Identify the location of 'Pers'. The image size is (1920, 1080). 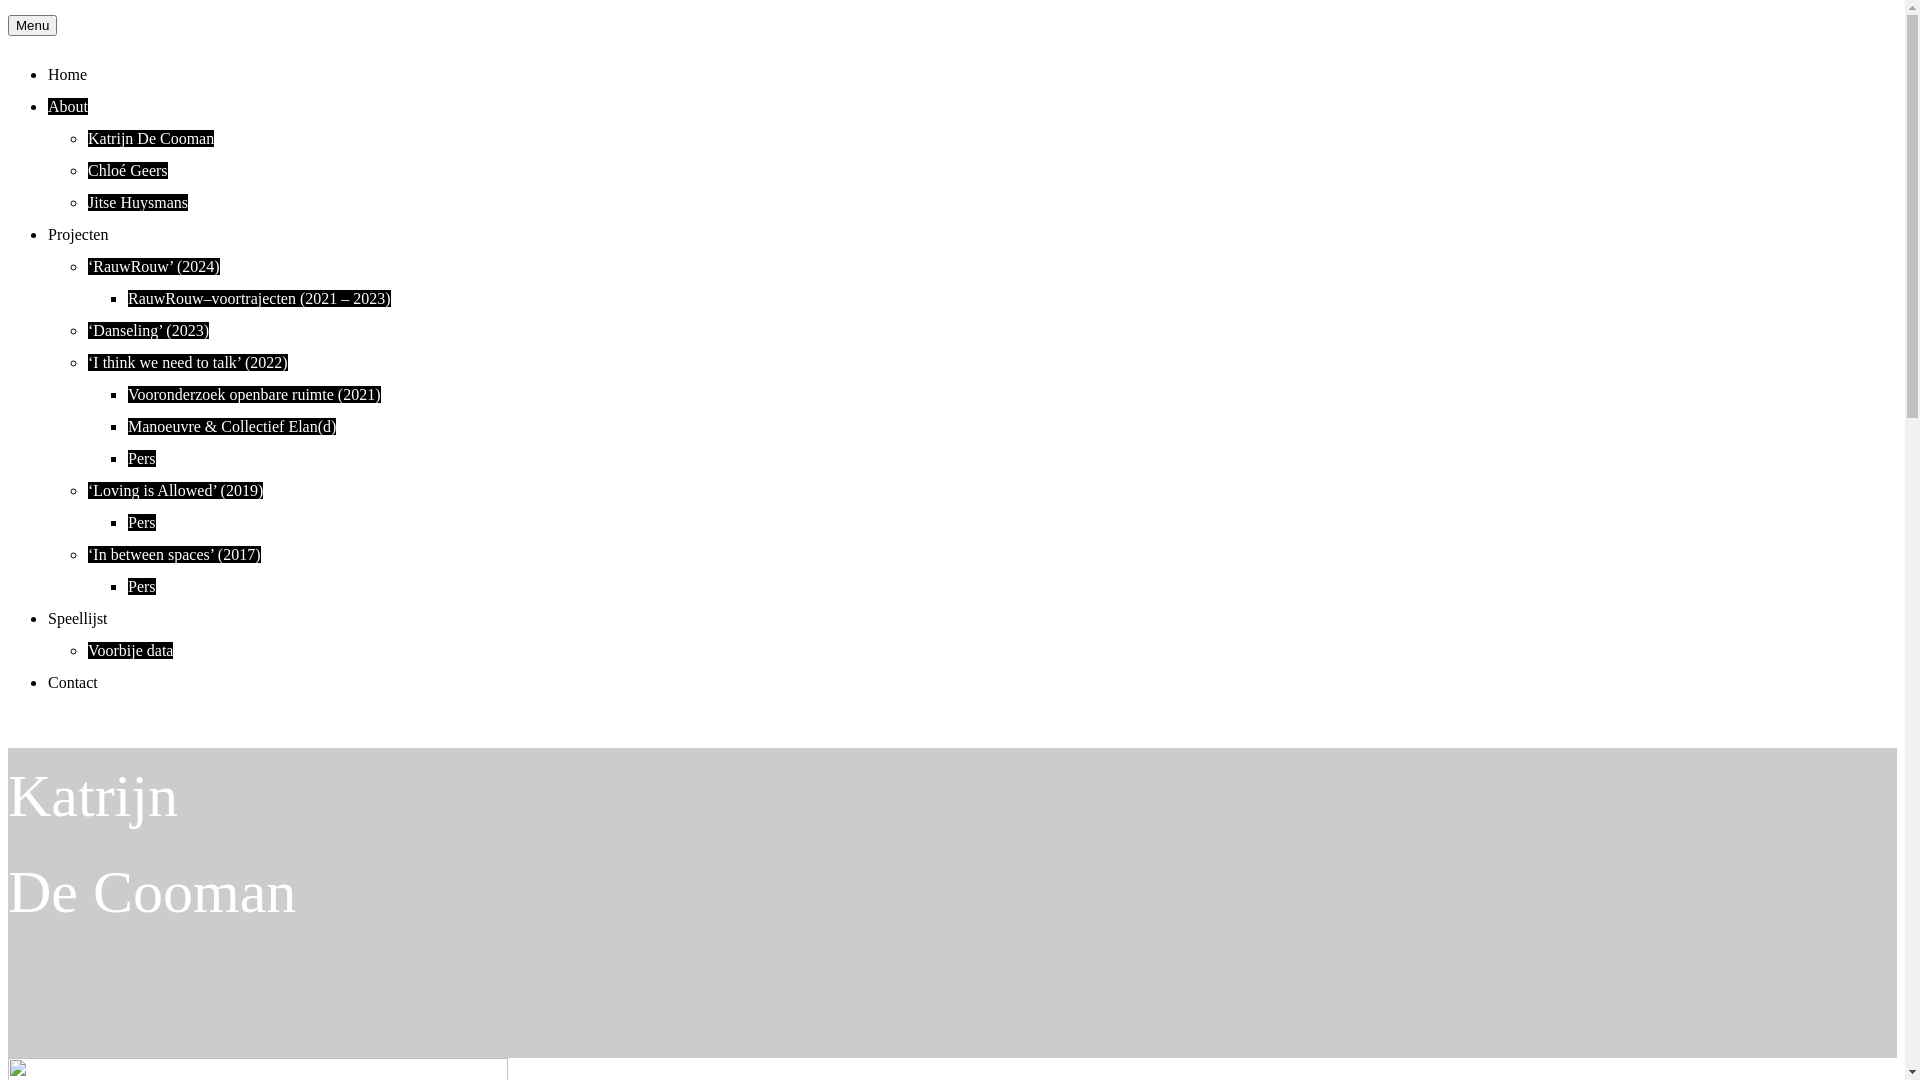
(141, 458).